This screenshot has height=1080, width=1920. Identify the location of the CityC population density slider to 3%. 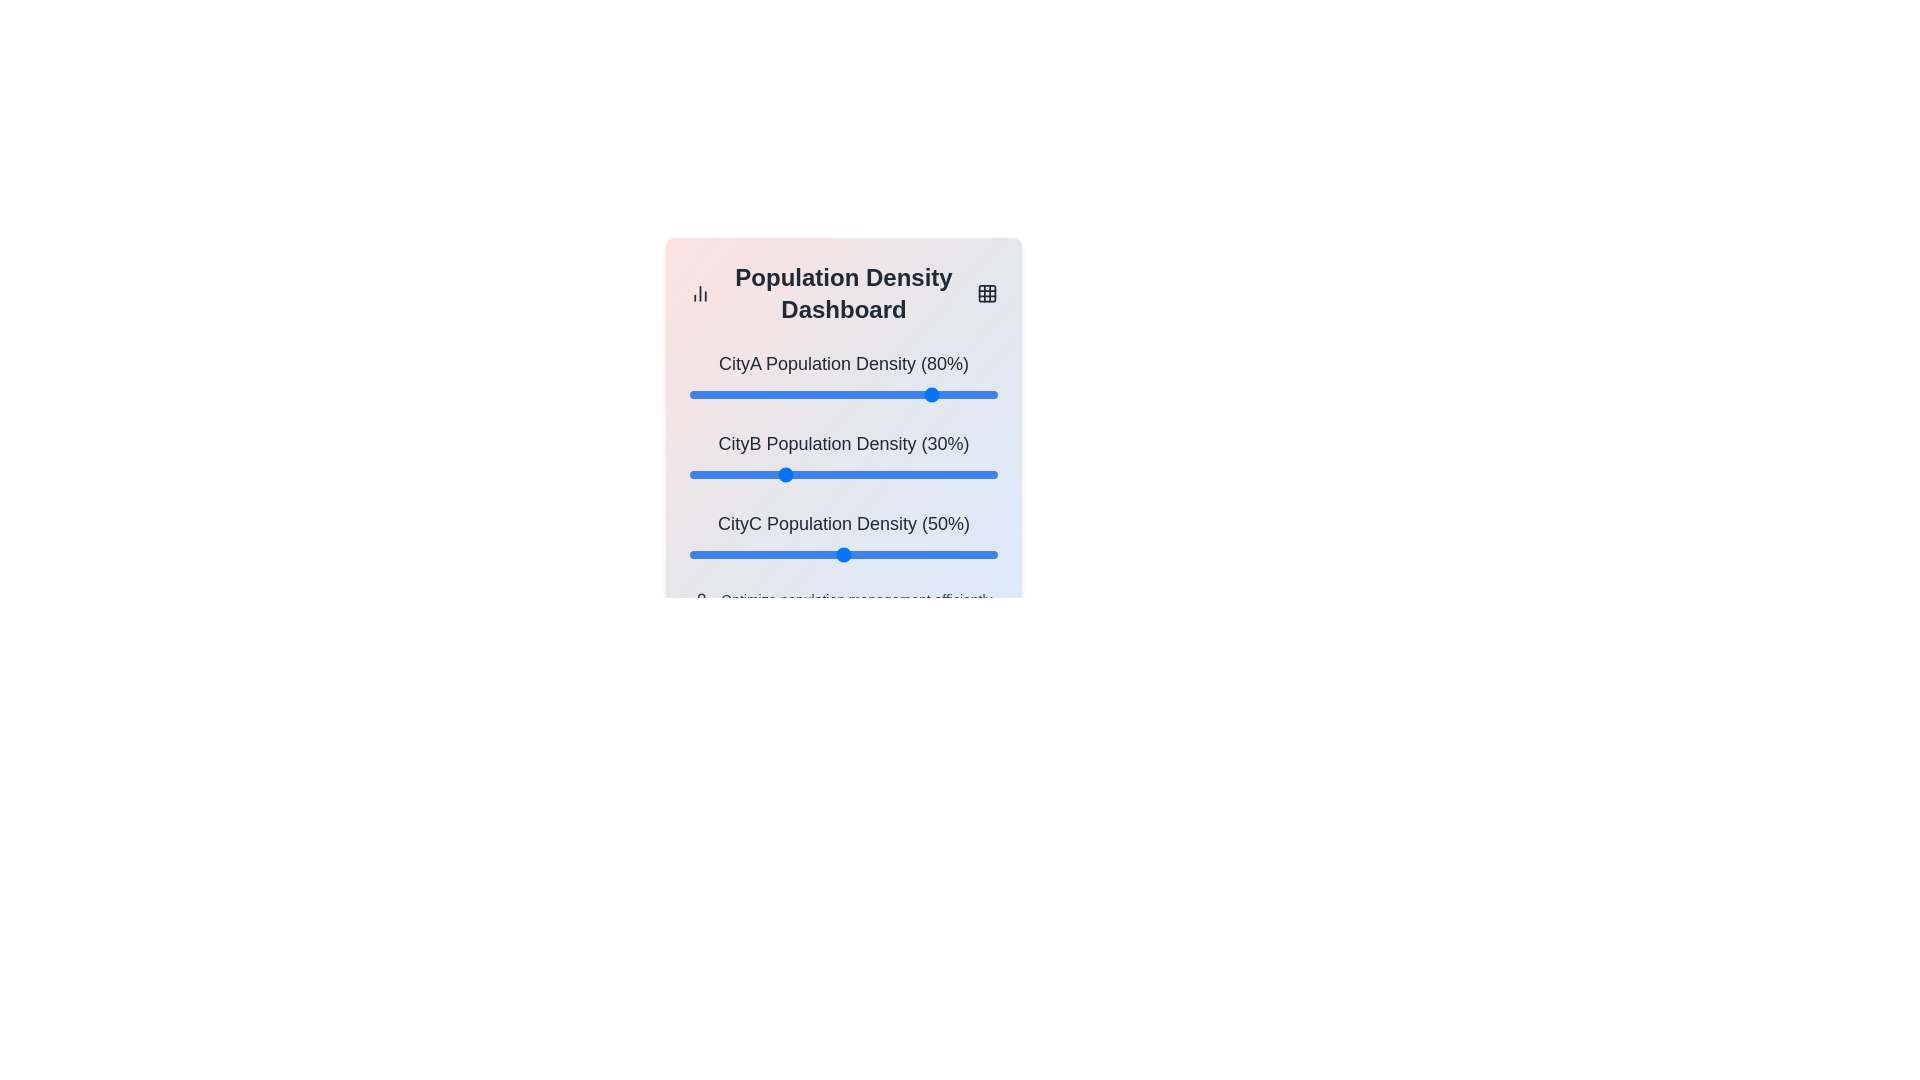
(699, 555).